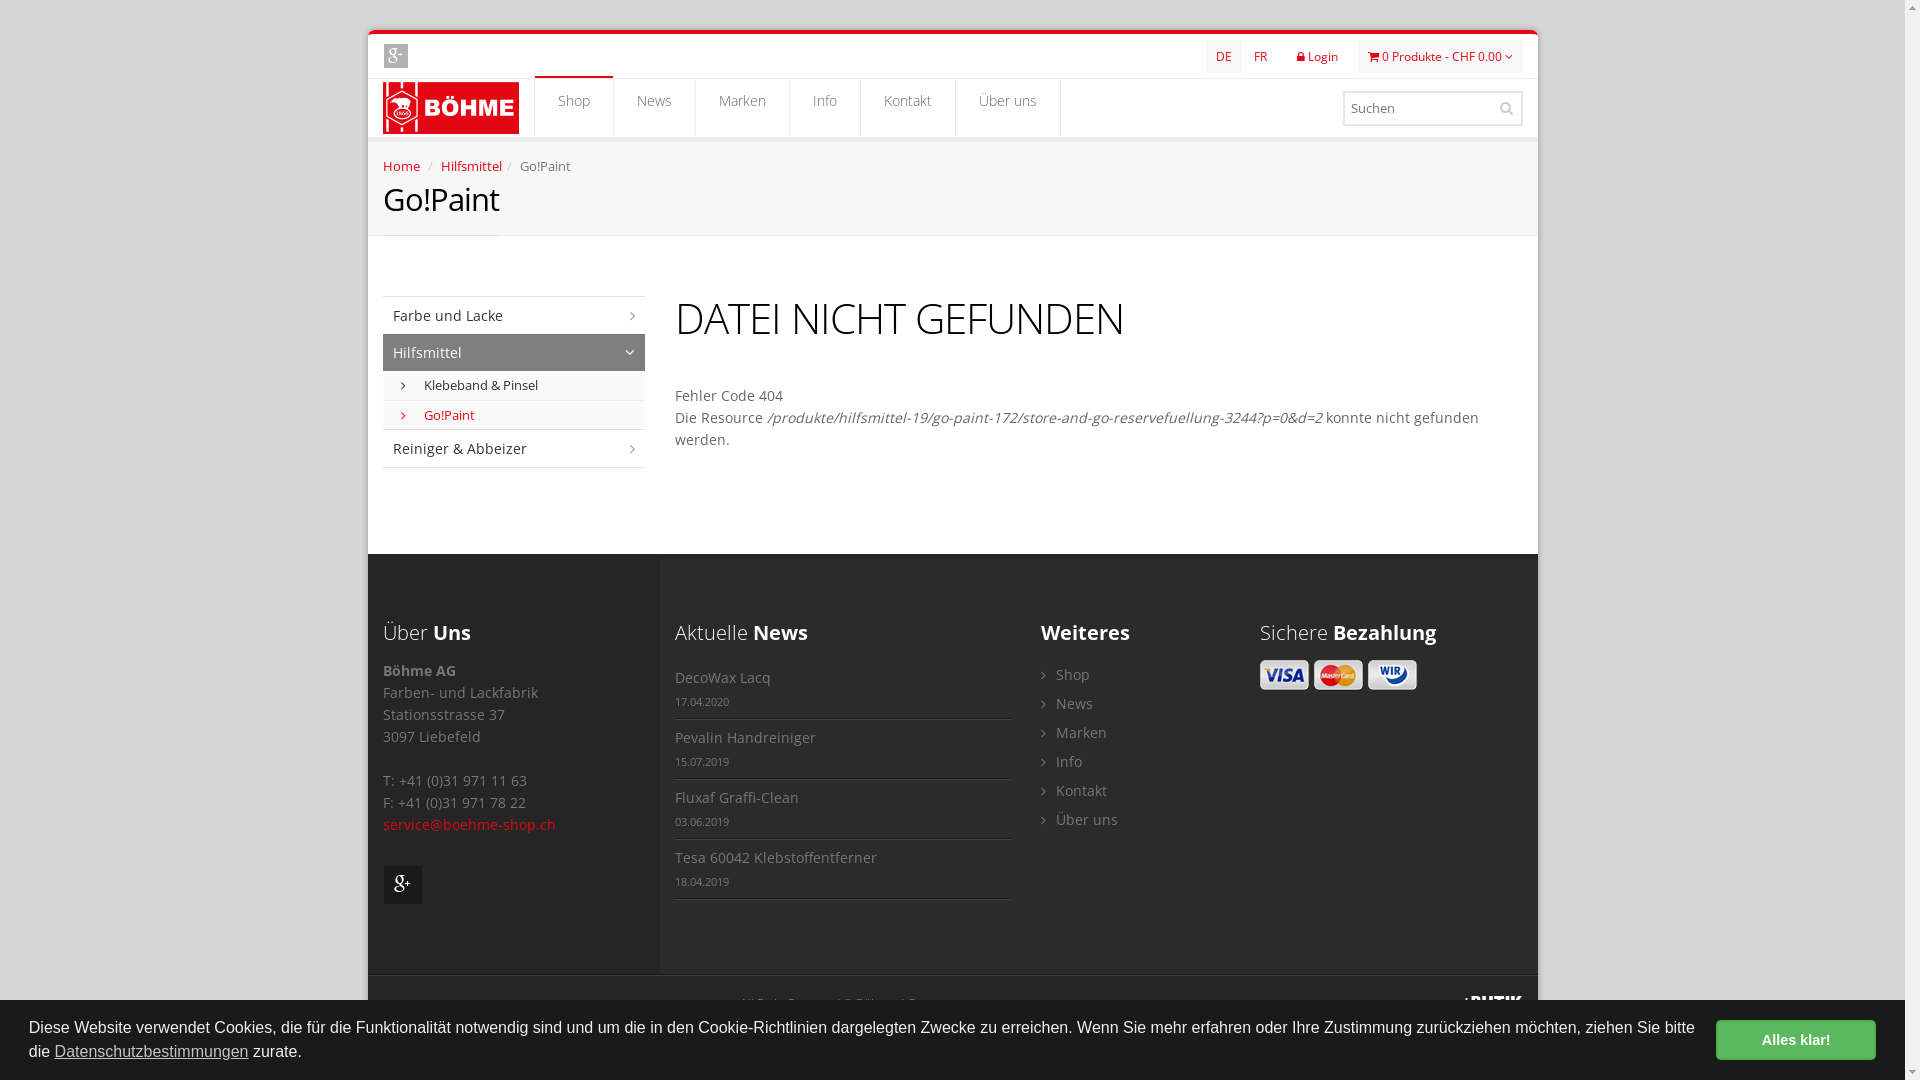 This screenshot has width=1920, height=1080. I want to click on 'News, so click(613, 108).